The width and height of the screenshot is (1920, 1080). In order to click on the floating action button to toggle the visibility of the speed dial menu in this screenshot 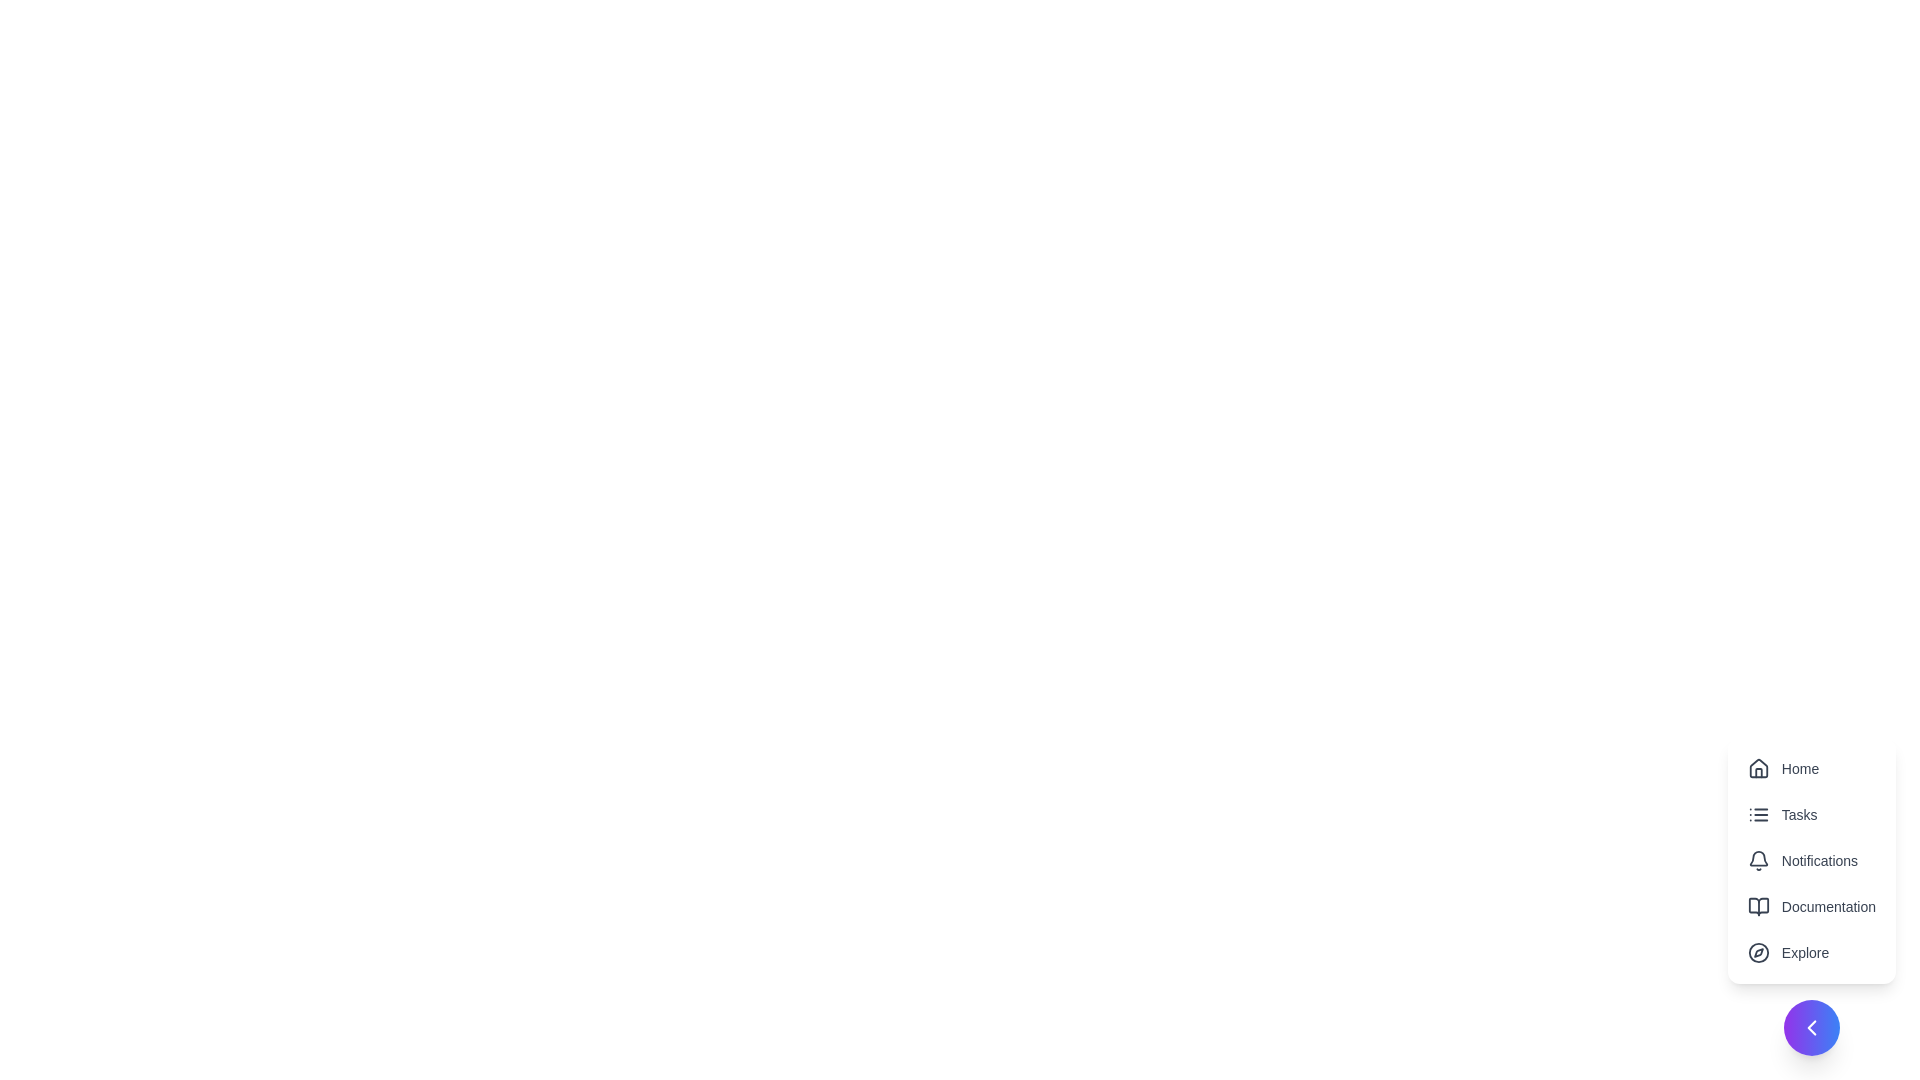, I will do `click(1811, 1028)`.